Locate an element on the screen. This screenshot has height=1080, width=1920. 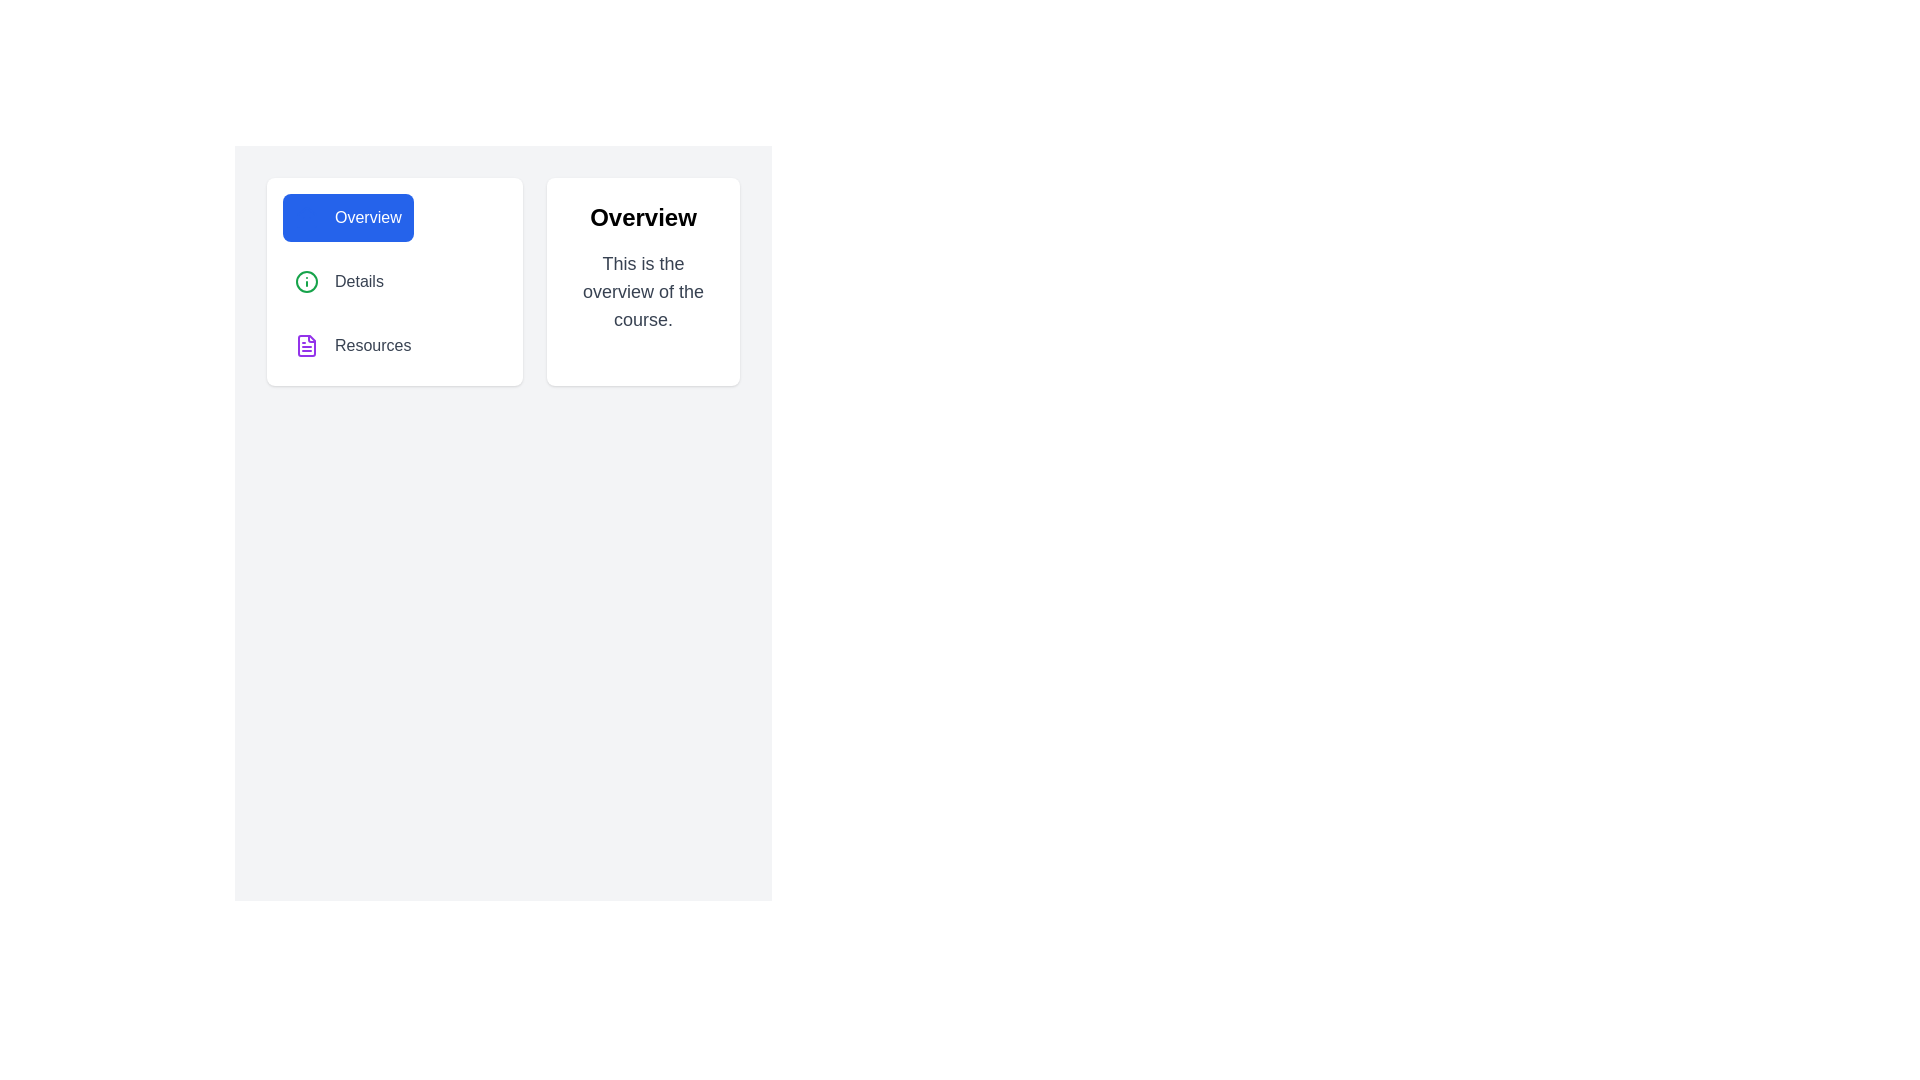
the 'Resources' button, which is a clickable element with a purple document icon and a light gray background, located in the vertical list on the left pane, beneath the 'Details' option is located at coordinates (353, 345).